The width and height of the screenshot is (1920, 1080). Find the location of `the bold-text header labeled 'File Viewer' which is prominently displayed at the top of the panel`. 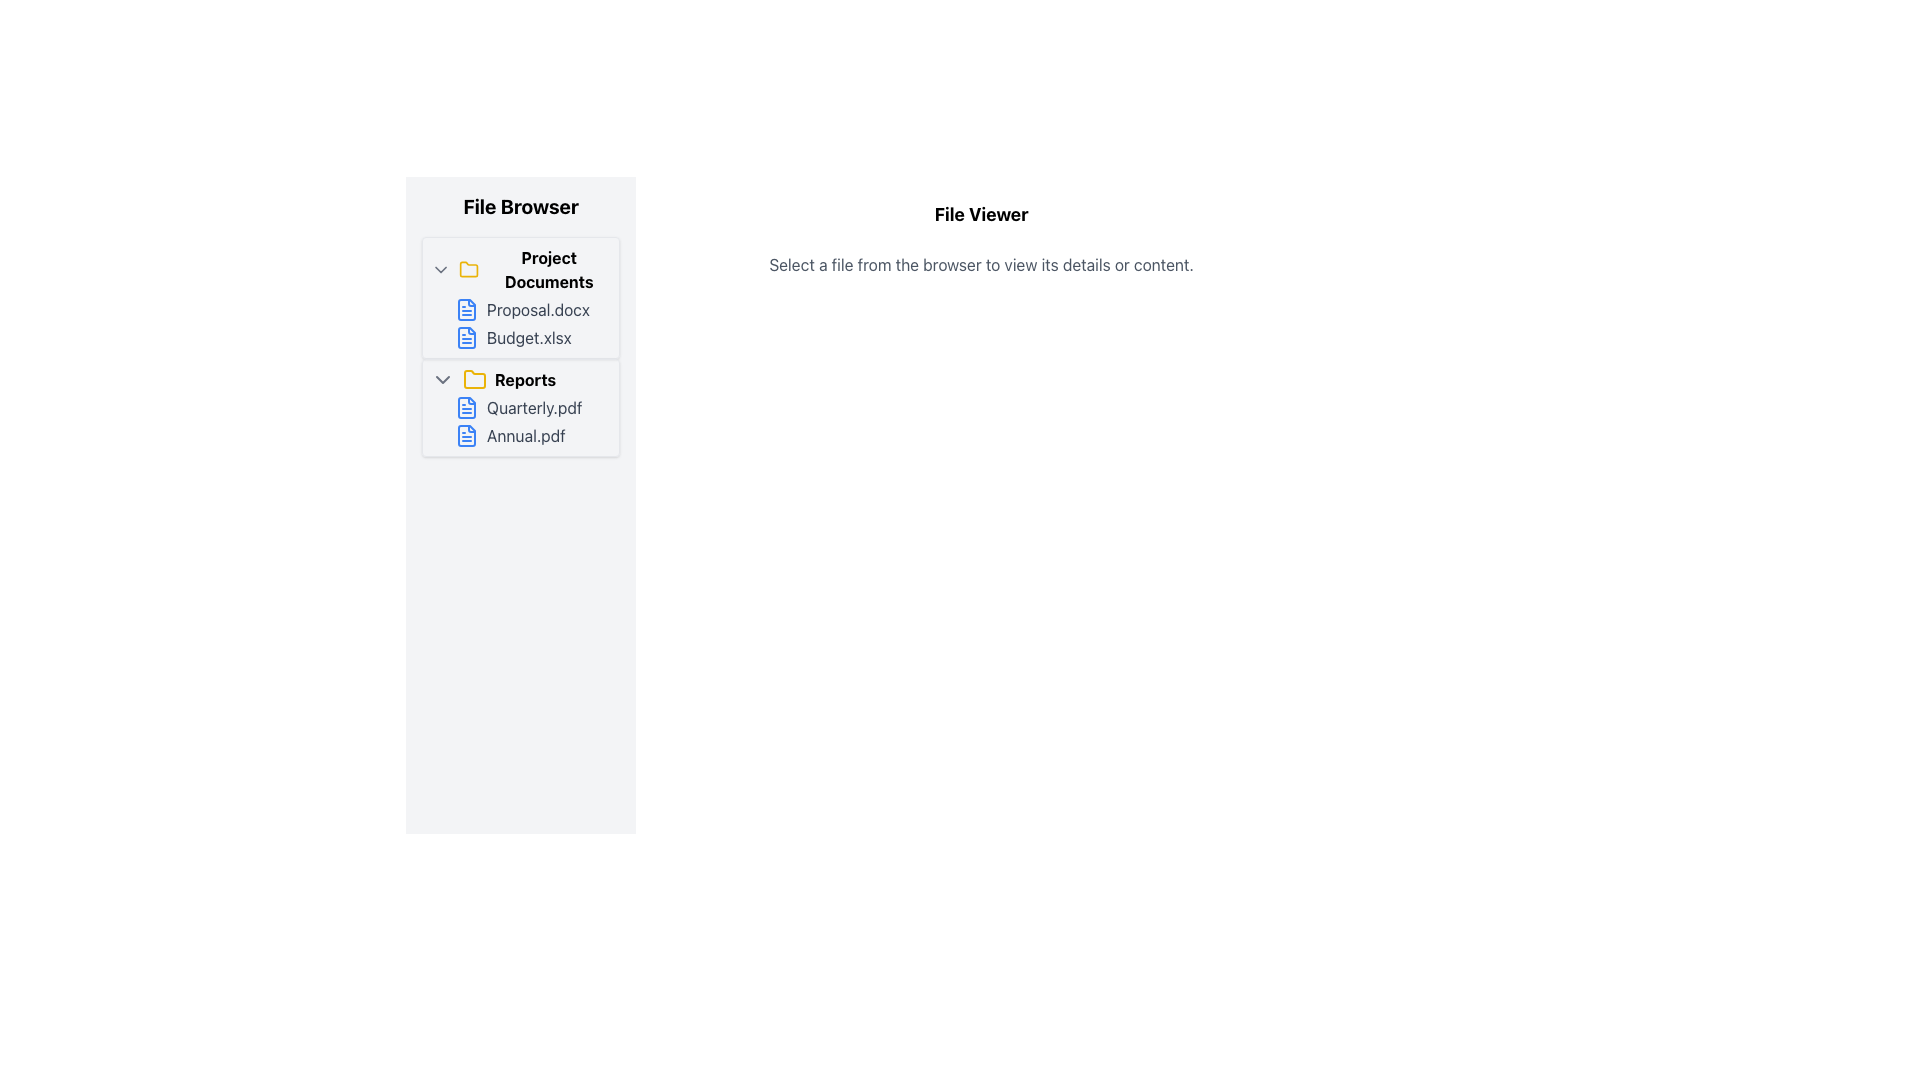

the bold-text header labeled 'File Viewer' which is prominently displayed at the top of the panel is located at coordinates (981, 215).